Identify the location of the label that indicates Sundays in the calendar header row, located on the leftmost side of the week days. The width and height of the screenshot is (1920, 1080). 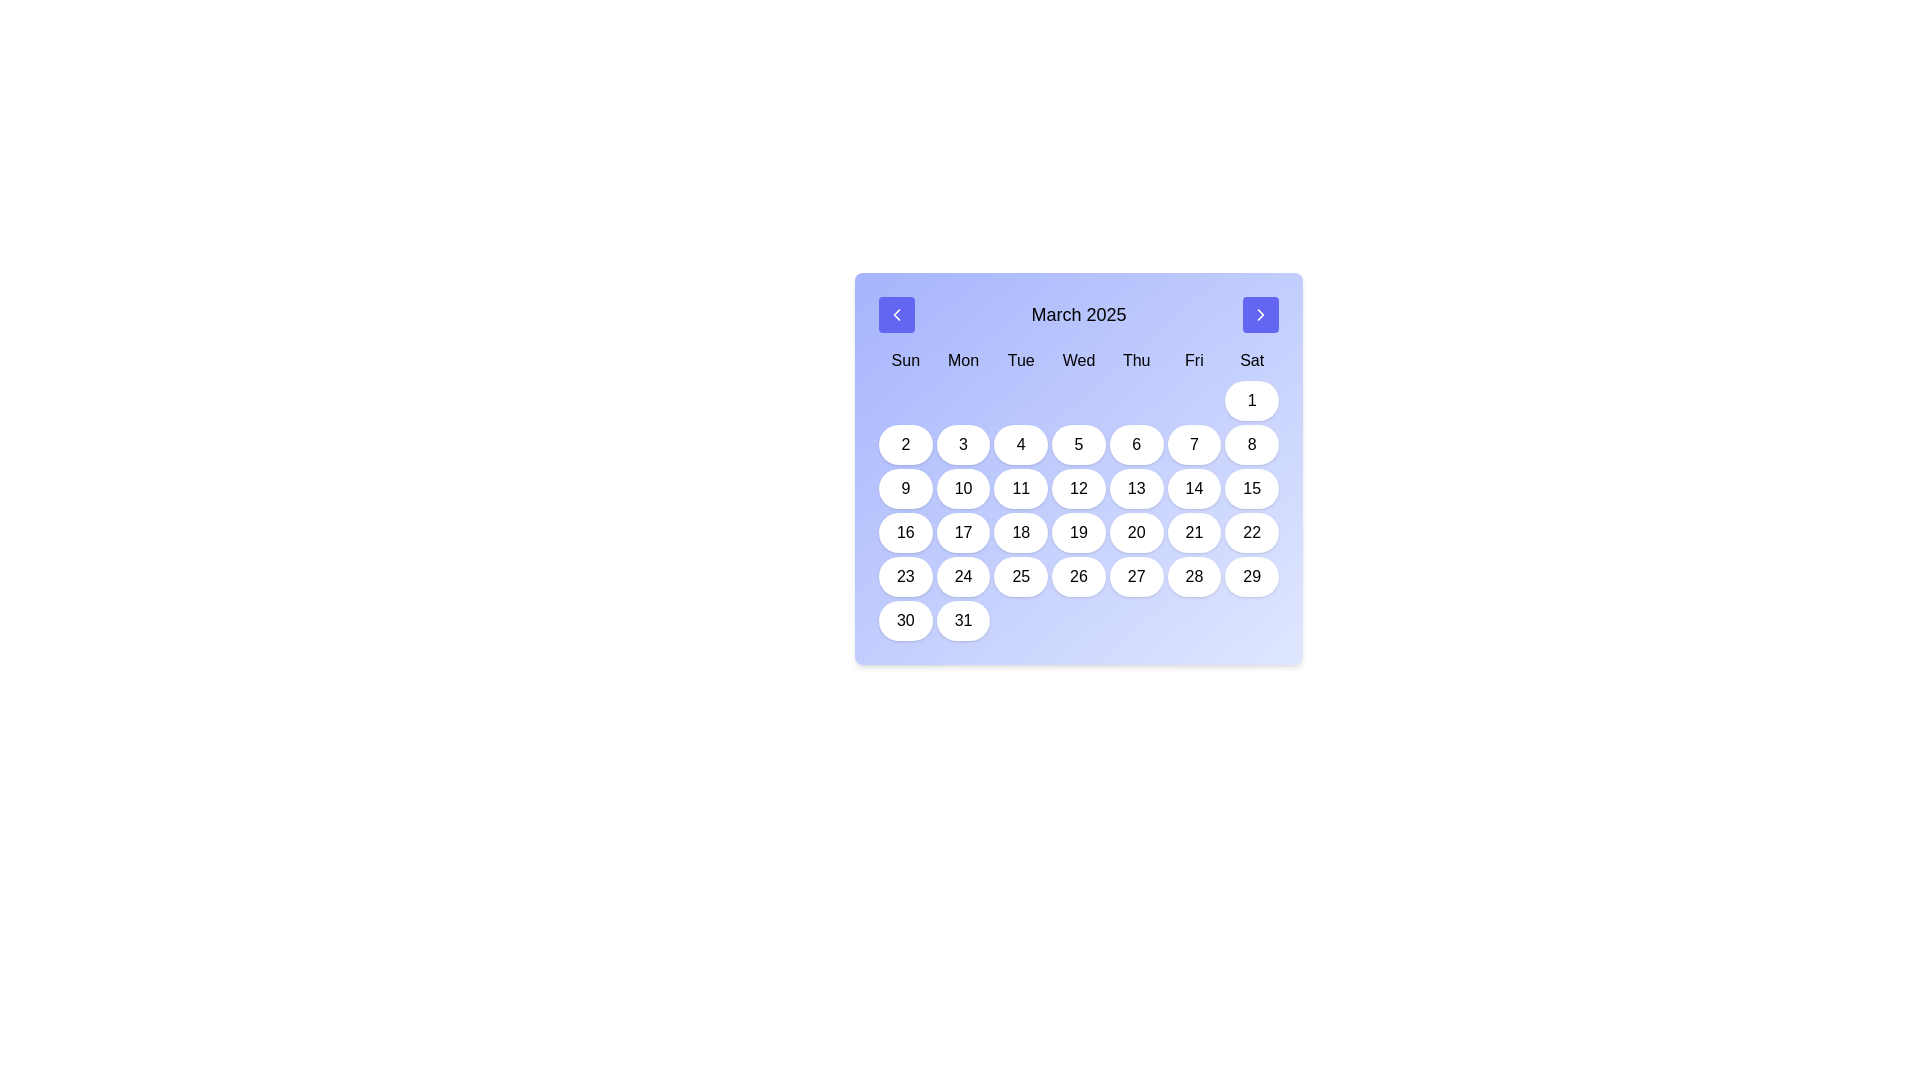
(904, 361).